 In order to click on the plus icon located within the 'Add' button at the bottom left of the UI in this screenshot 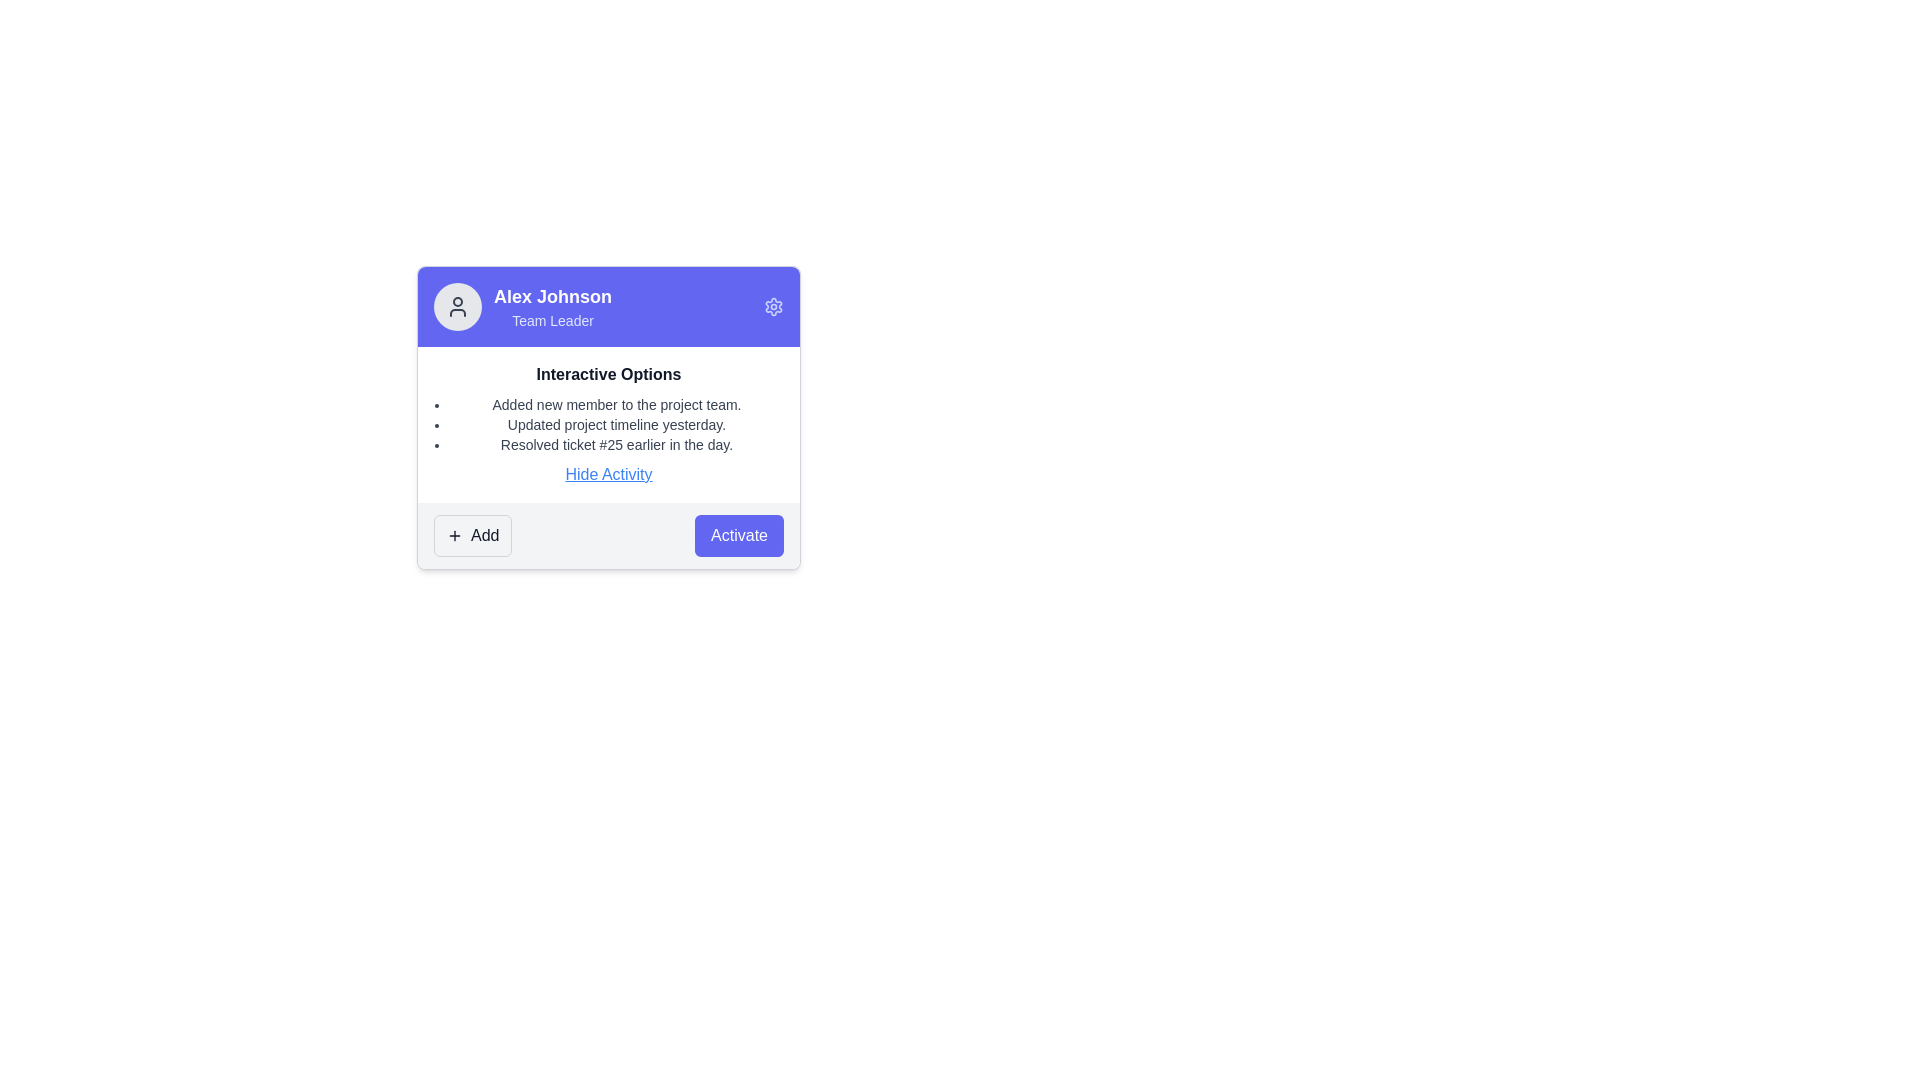, I will do `click(454, 535)`.